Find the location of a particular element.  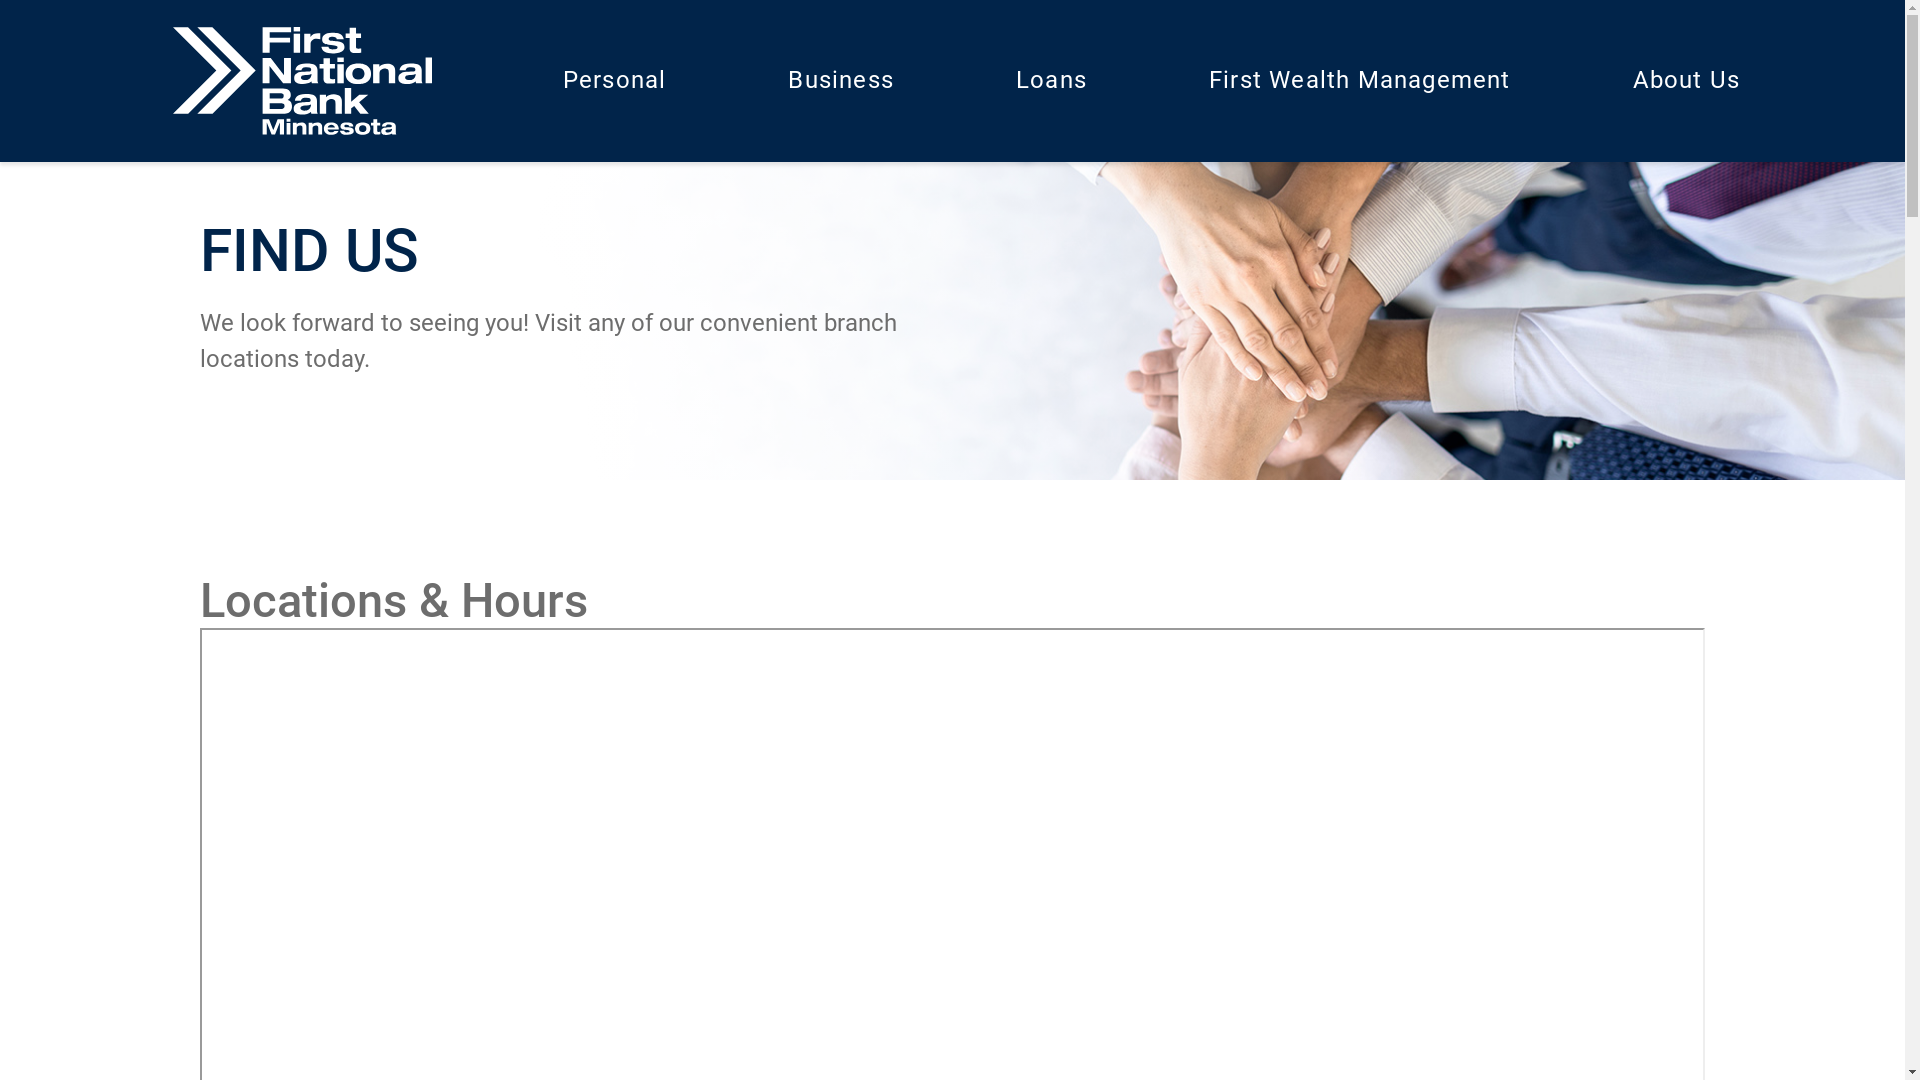

'Business' is located at coordinates (840, 80).